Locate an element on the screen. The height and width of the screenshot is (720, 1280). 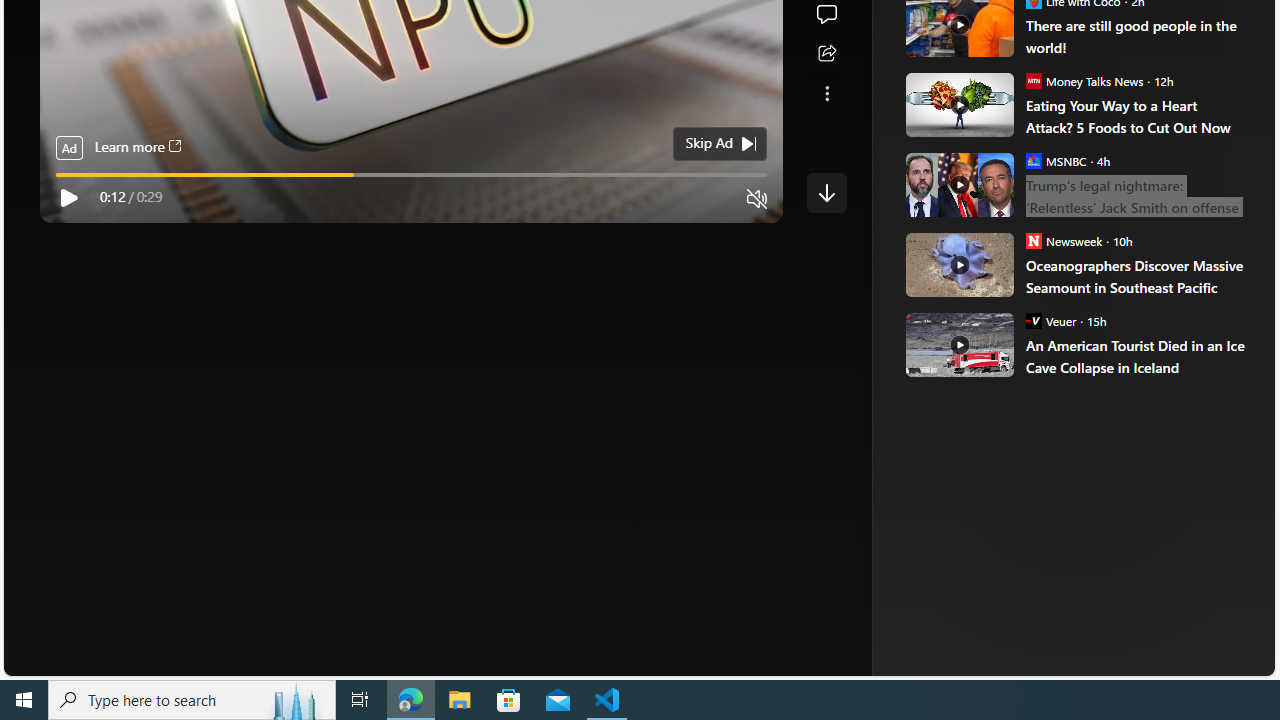
'Play' is located at coordinates (69, 198).